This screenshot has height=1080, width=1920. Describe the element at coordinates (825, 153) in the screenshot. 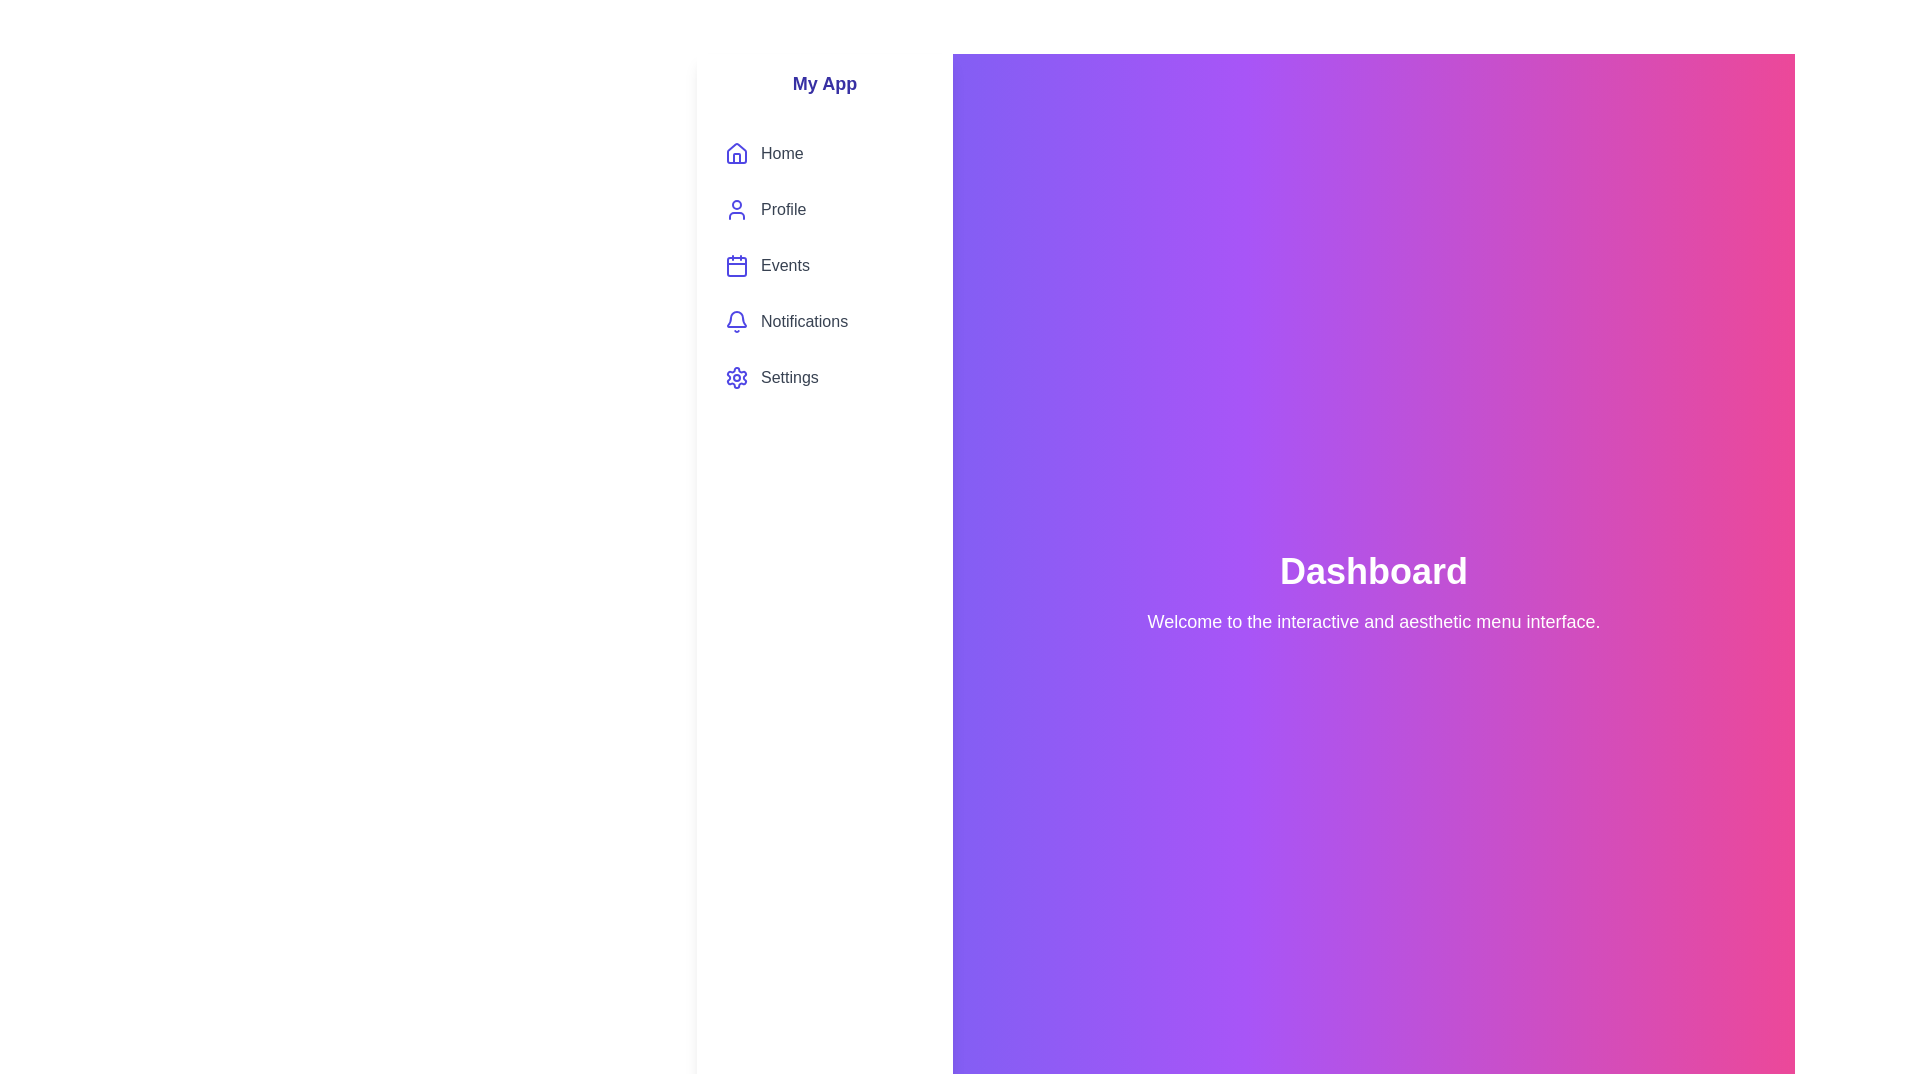

I see `the menu item labeled Home to preview its hover state` at that location.